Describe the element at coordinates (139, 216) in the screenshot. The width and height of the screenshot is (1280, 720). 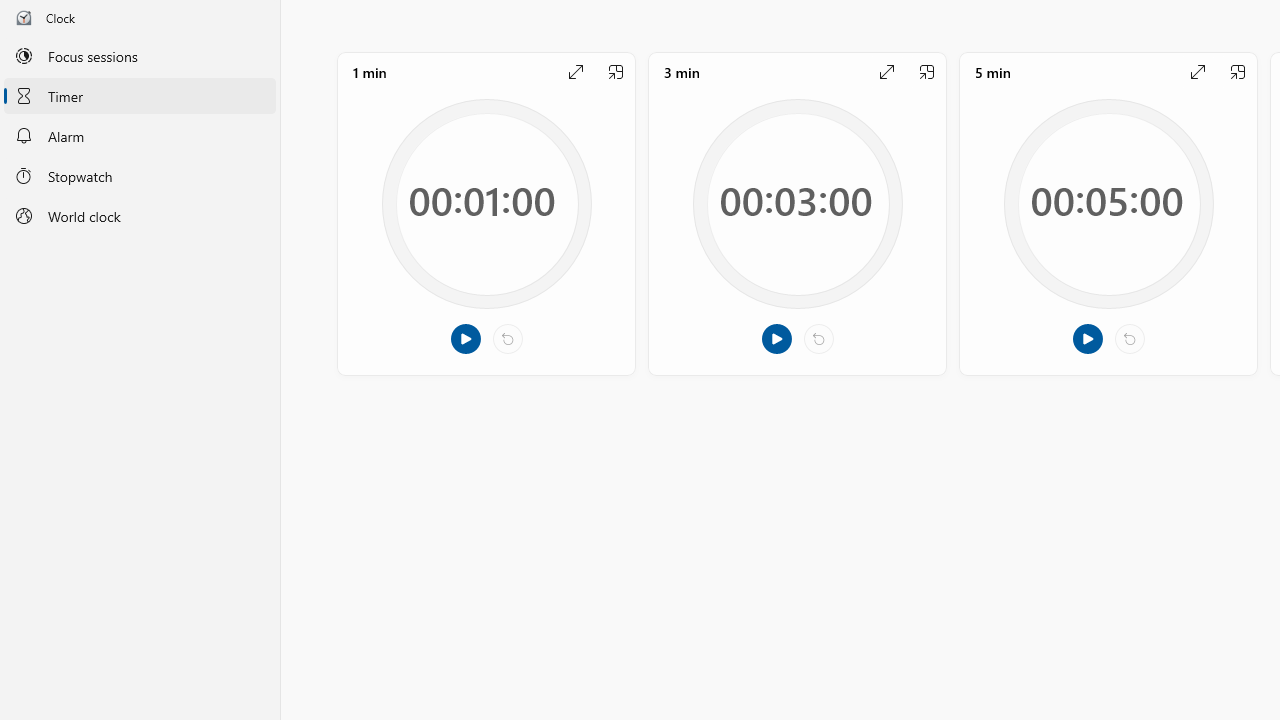
I see `'World clock'` at that location.